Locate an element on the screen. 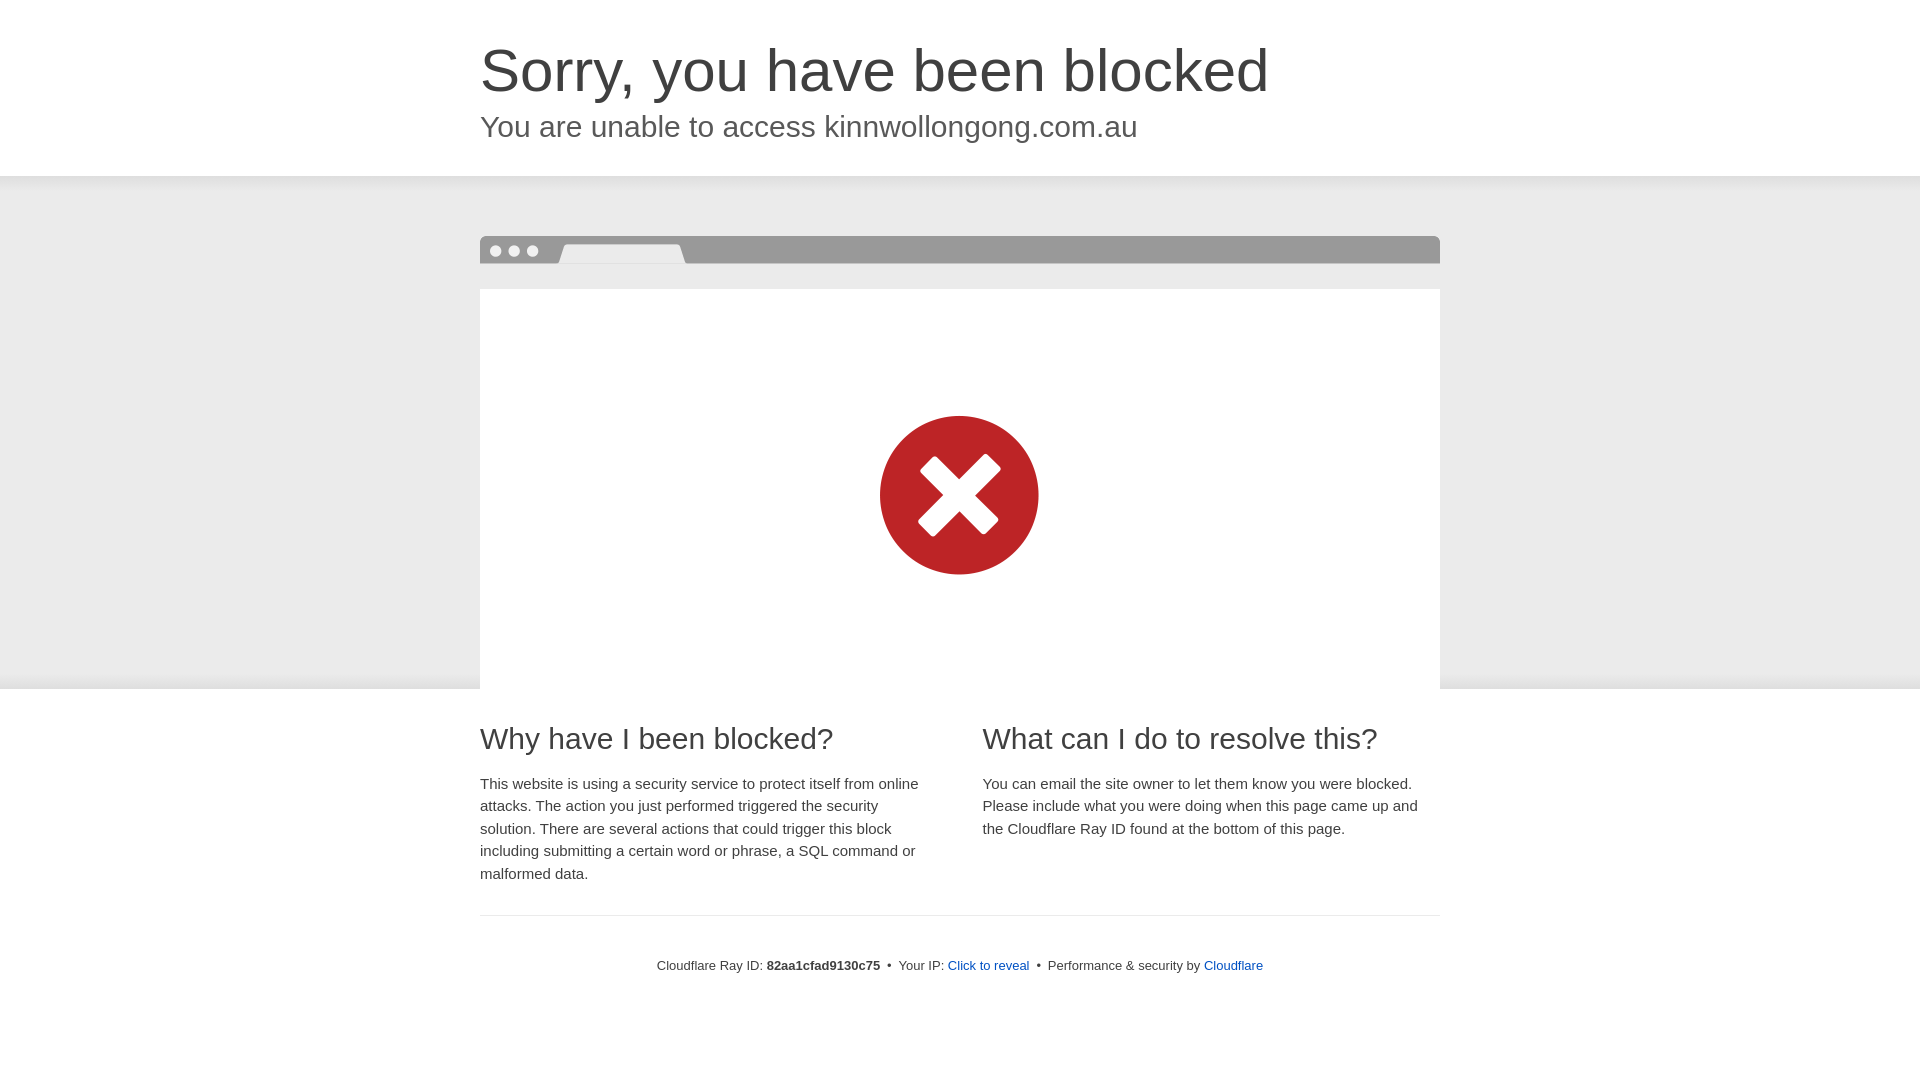 Image resolution: width=1920 pixels, height=1080 pixels. 'Cloudflare' is located at coordinates (1232, 964).